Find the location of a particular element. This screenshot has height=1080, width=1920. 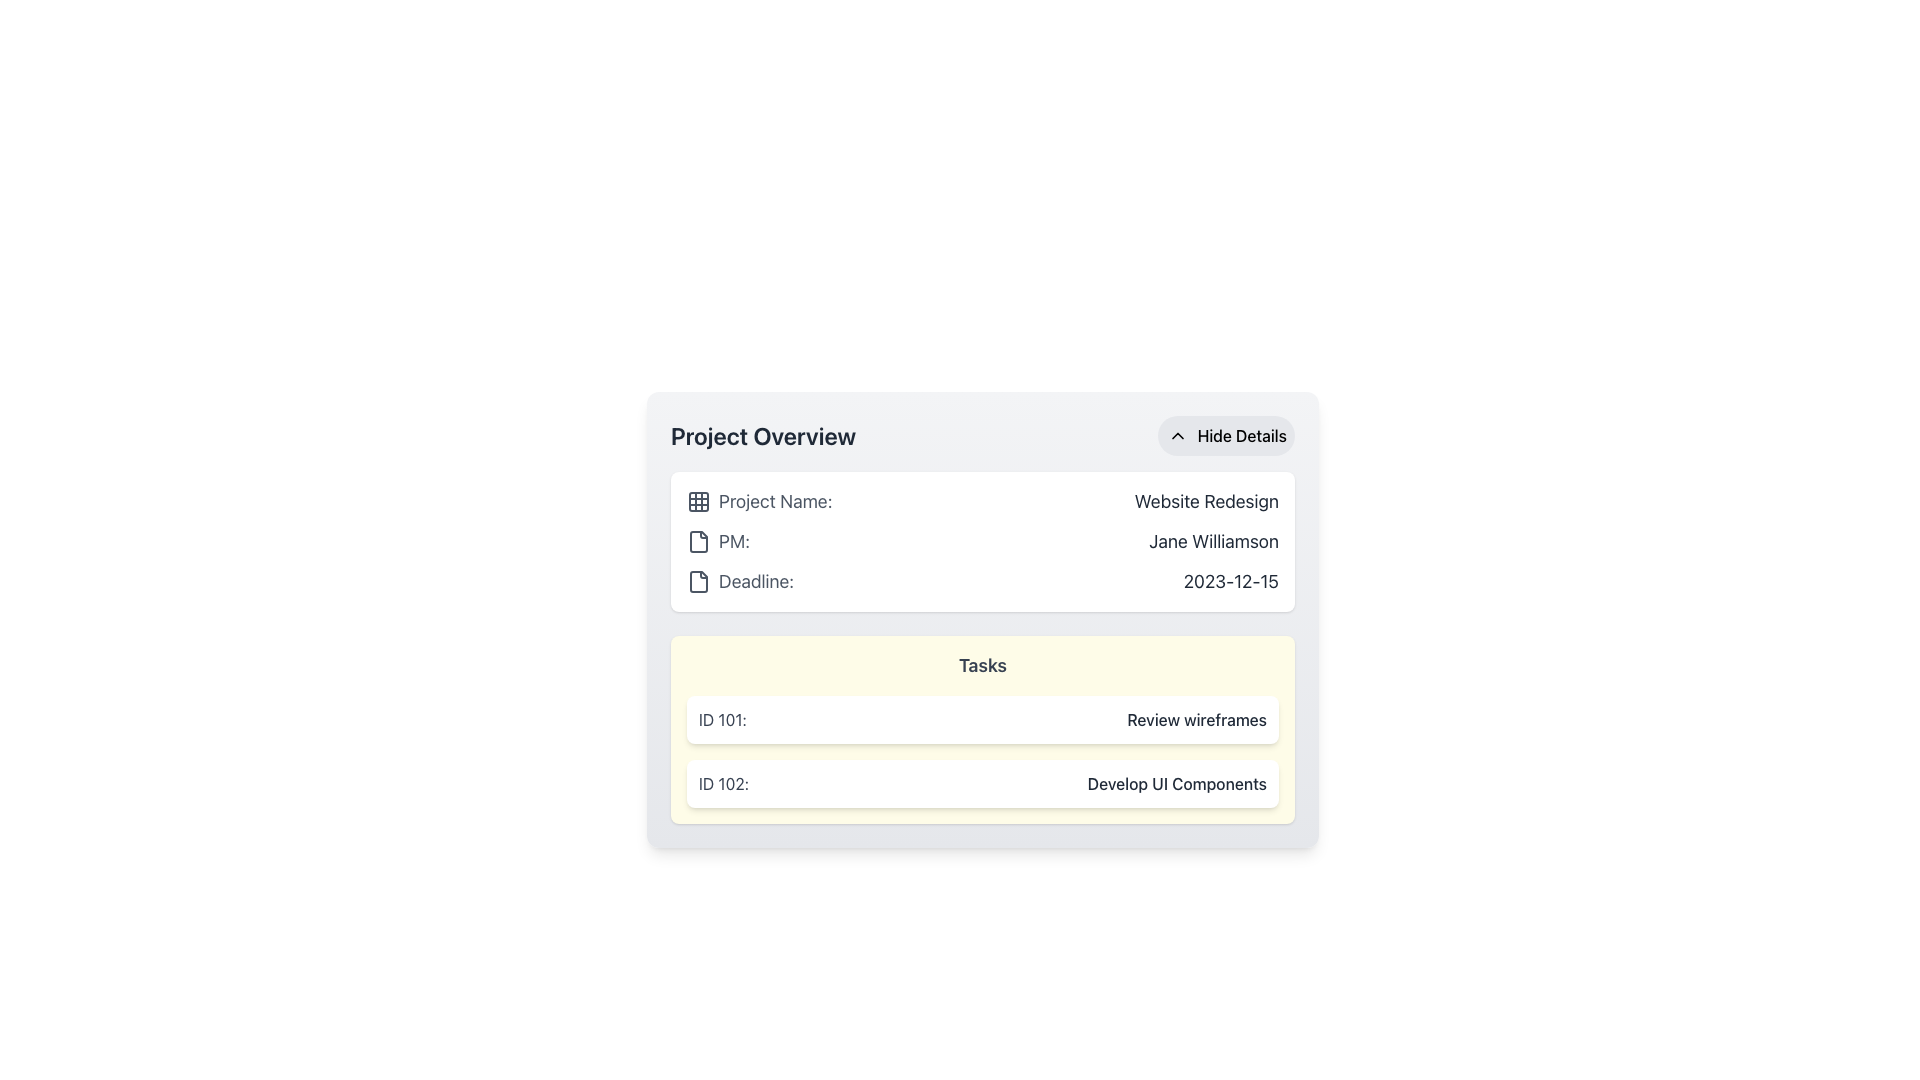

the Text Label that indicates the identifier of a specific task, located in the 'Tasks' section under the 'Project Overview' heading, positioned to the left of the task name is located at coordinates (723, 782).